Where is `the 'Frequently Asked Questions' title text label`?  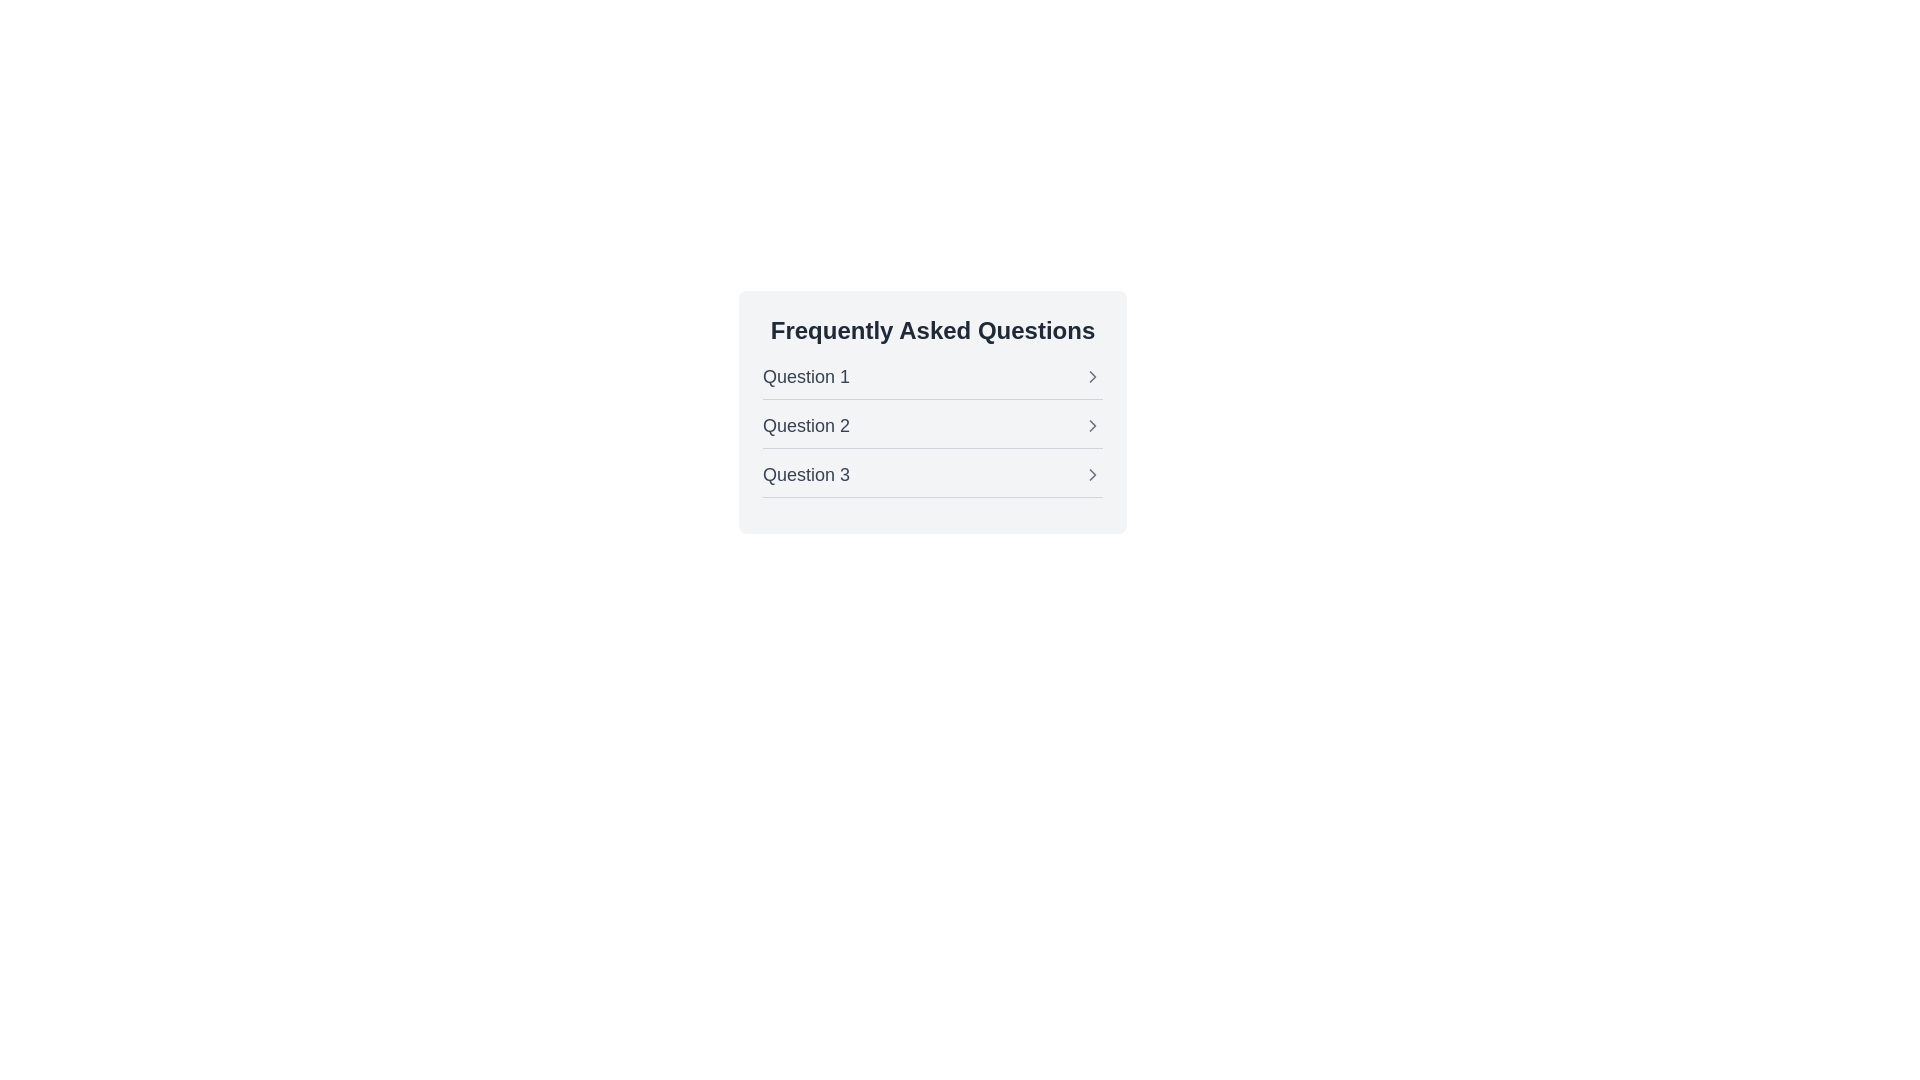 the 'Frequently Asked Questions' title text label is located at coordinates (806, 377).